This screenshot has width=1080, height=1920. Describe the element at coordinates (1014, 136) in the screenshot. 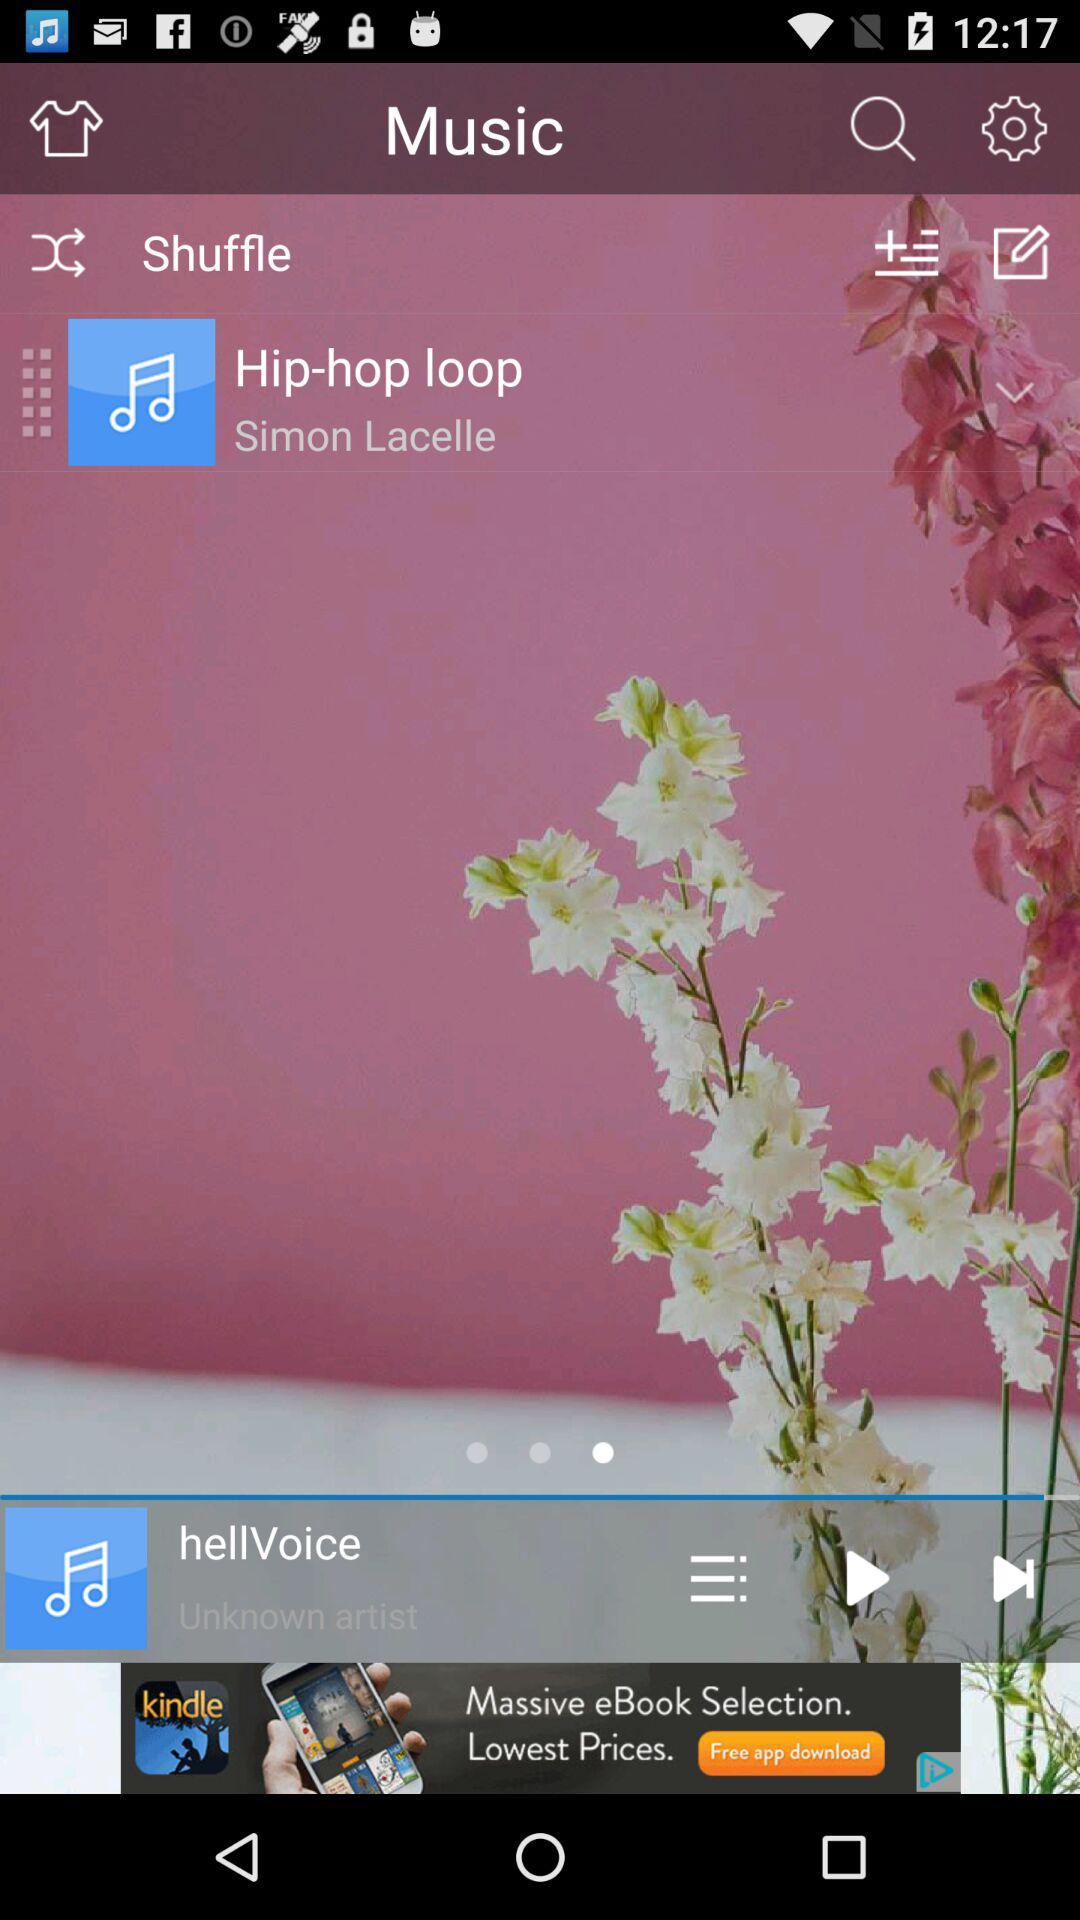

I see `the settings icon` at that location.